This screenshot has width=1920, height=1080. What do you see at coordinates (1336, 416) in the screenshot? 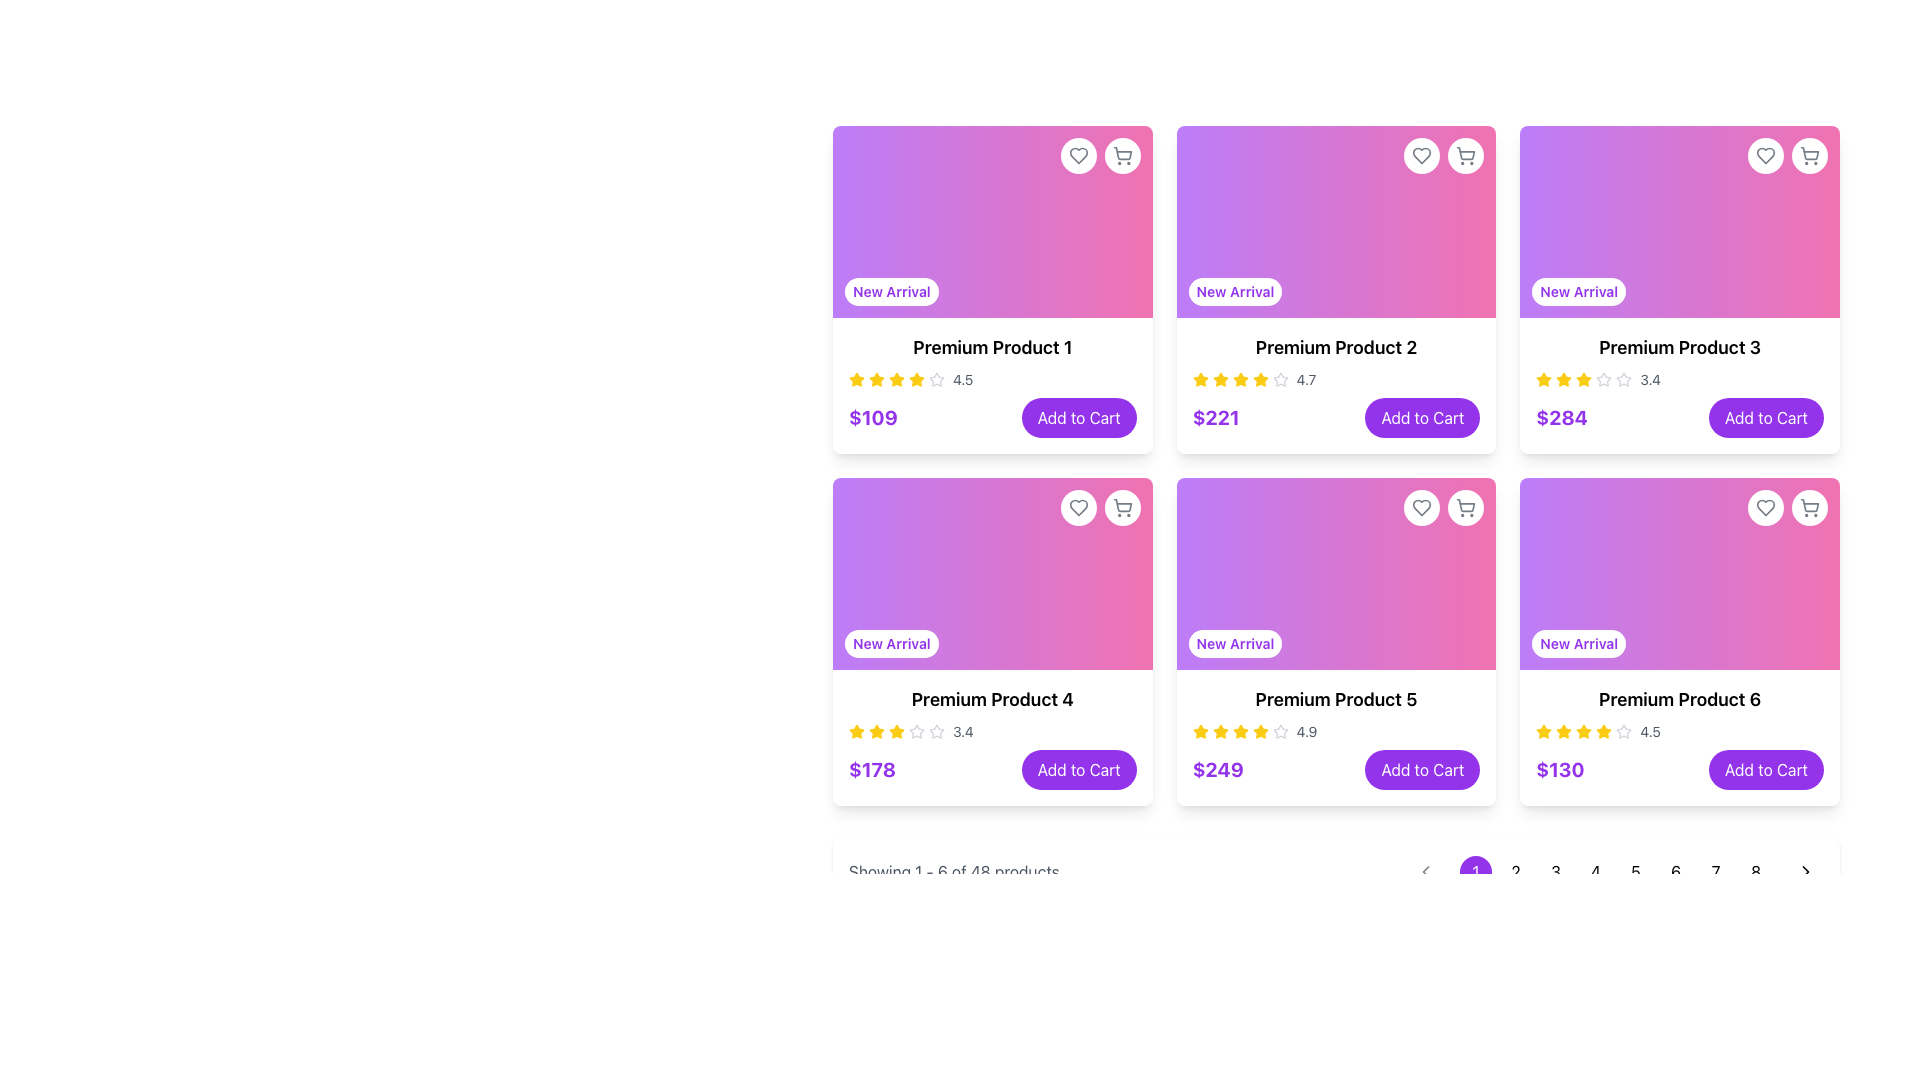
I see `the 'Add to Cart' button in the 'Premium Product 2' card to trigger a style change` at bounding box center [1336, 416].